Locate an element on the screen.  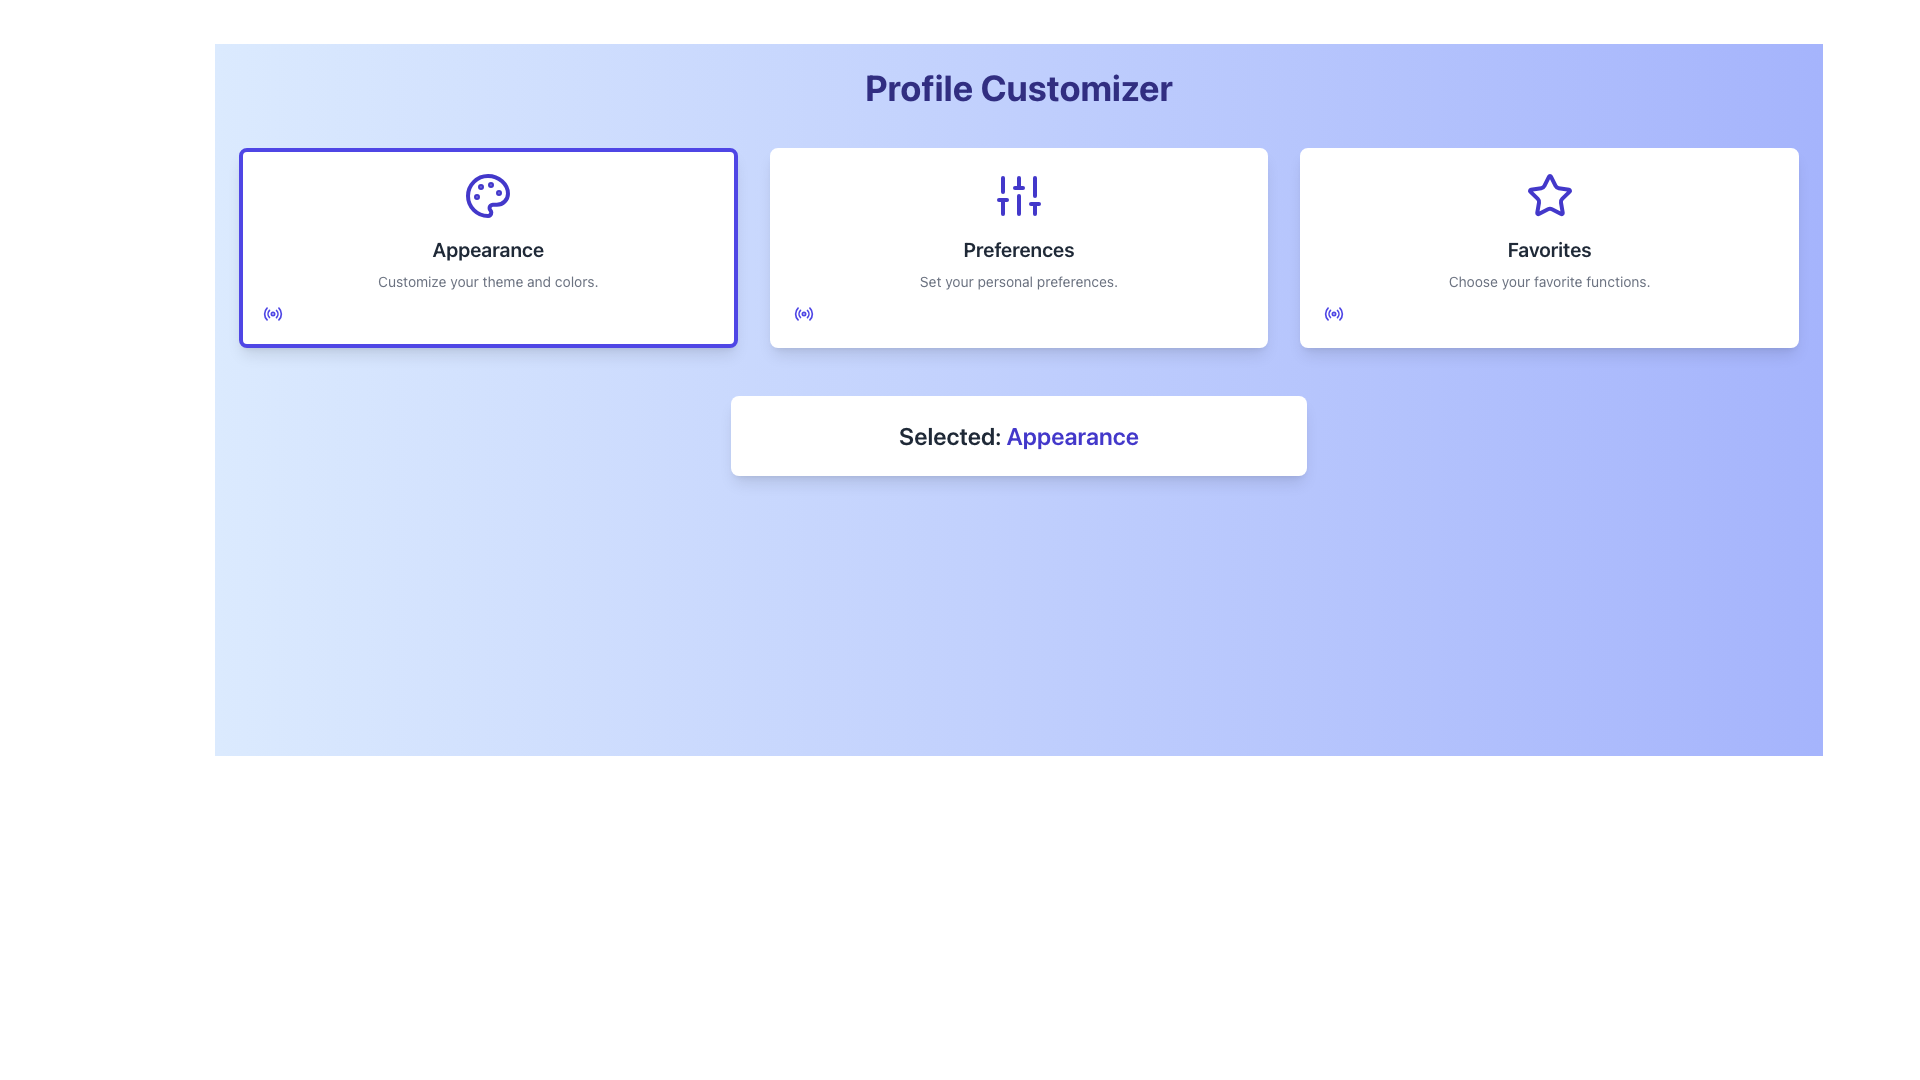
the graphical icon representing the 'Appearance' option, located at the top center of the card labeled 'Appearance' is located at coordinates (488, 196).